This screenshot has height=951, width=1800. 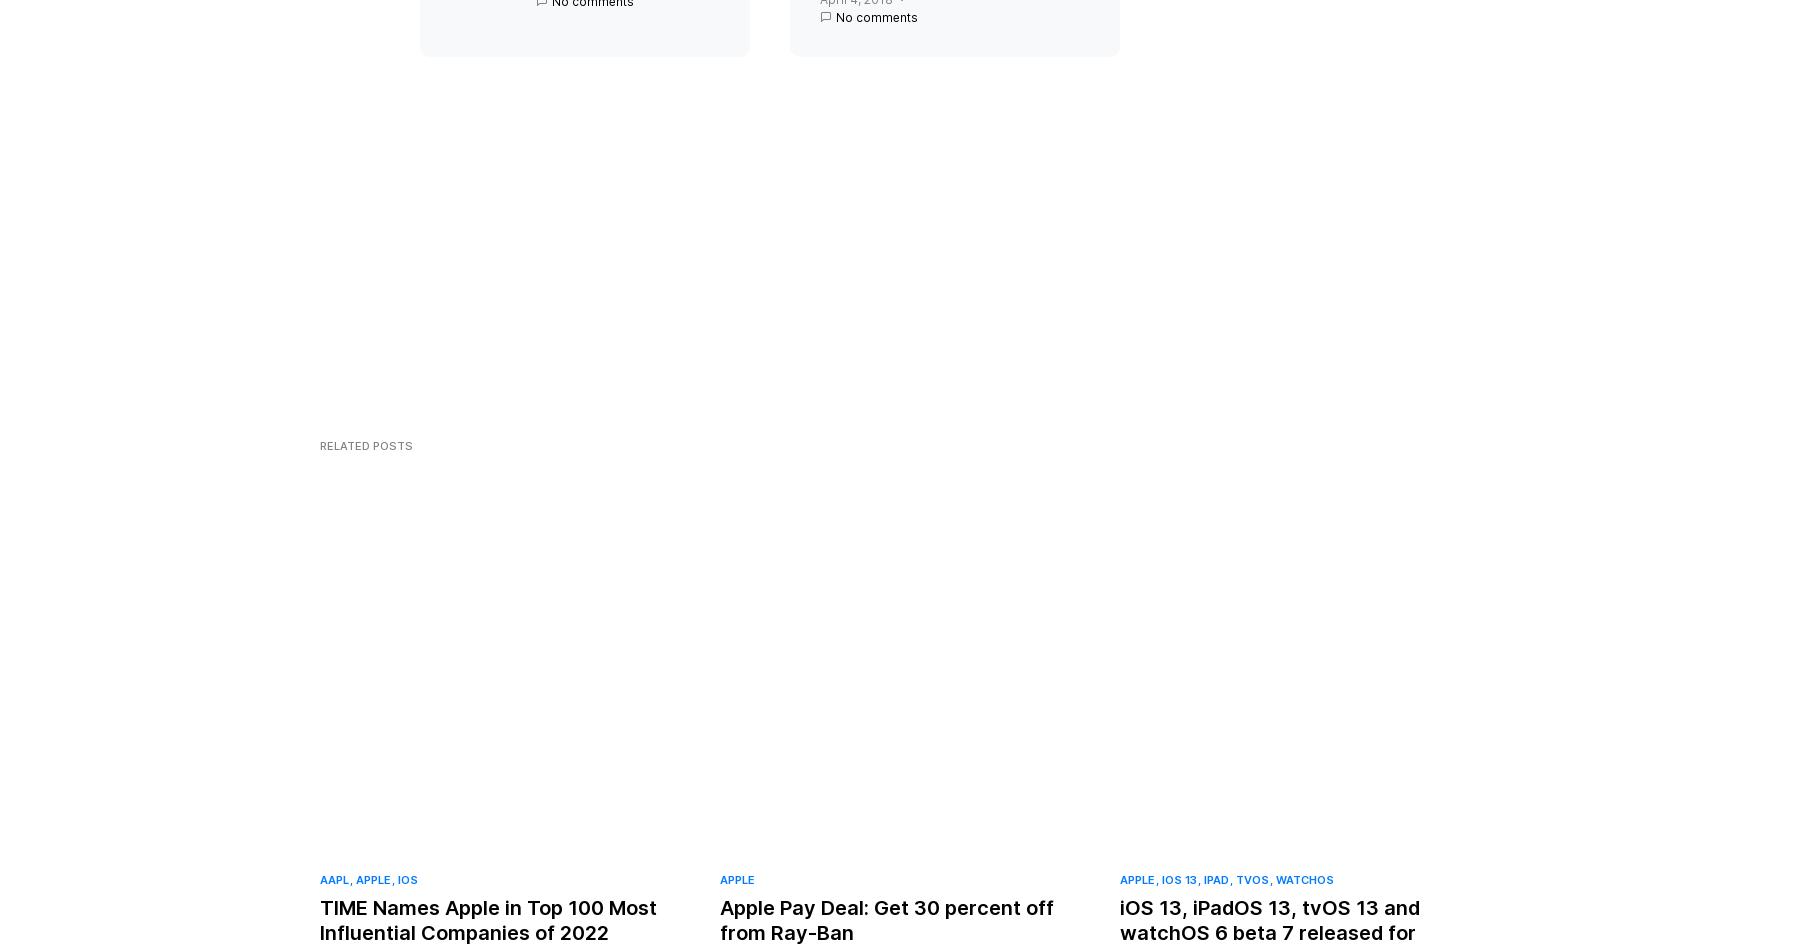 I want to click on 'AAPL', so click(x=319, y=897).